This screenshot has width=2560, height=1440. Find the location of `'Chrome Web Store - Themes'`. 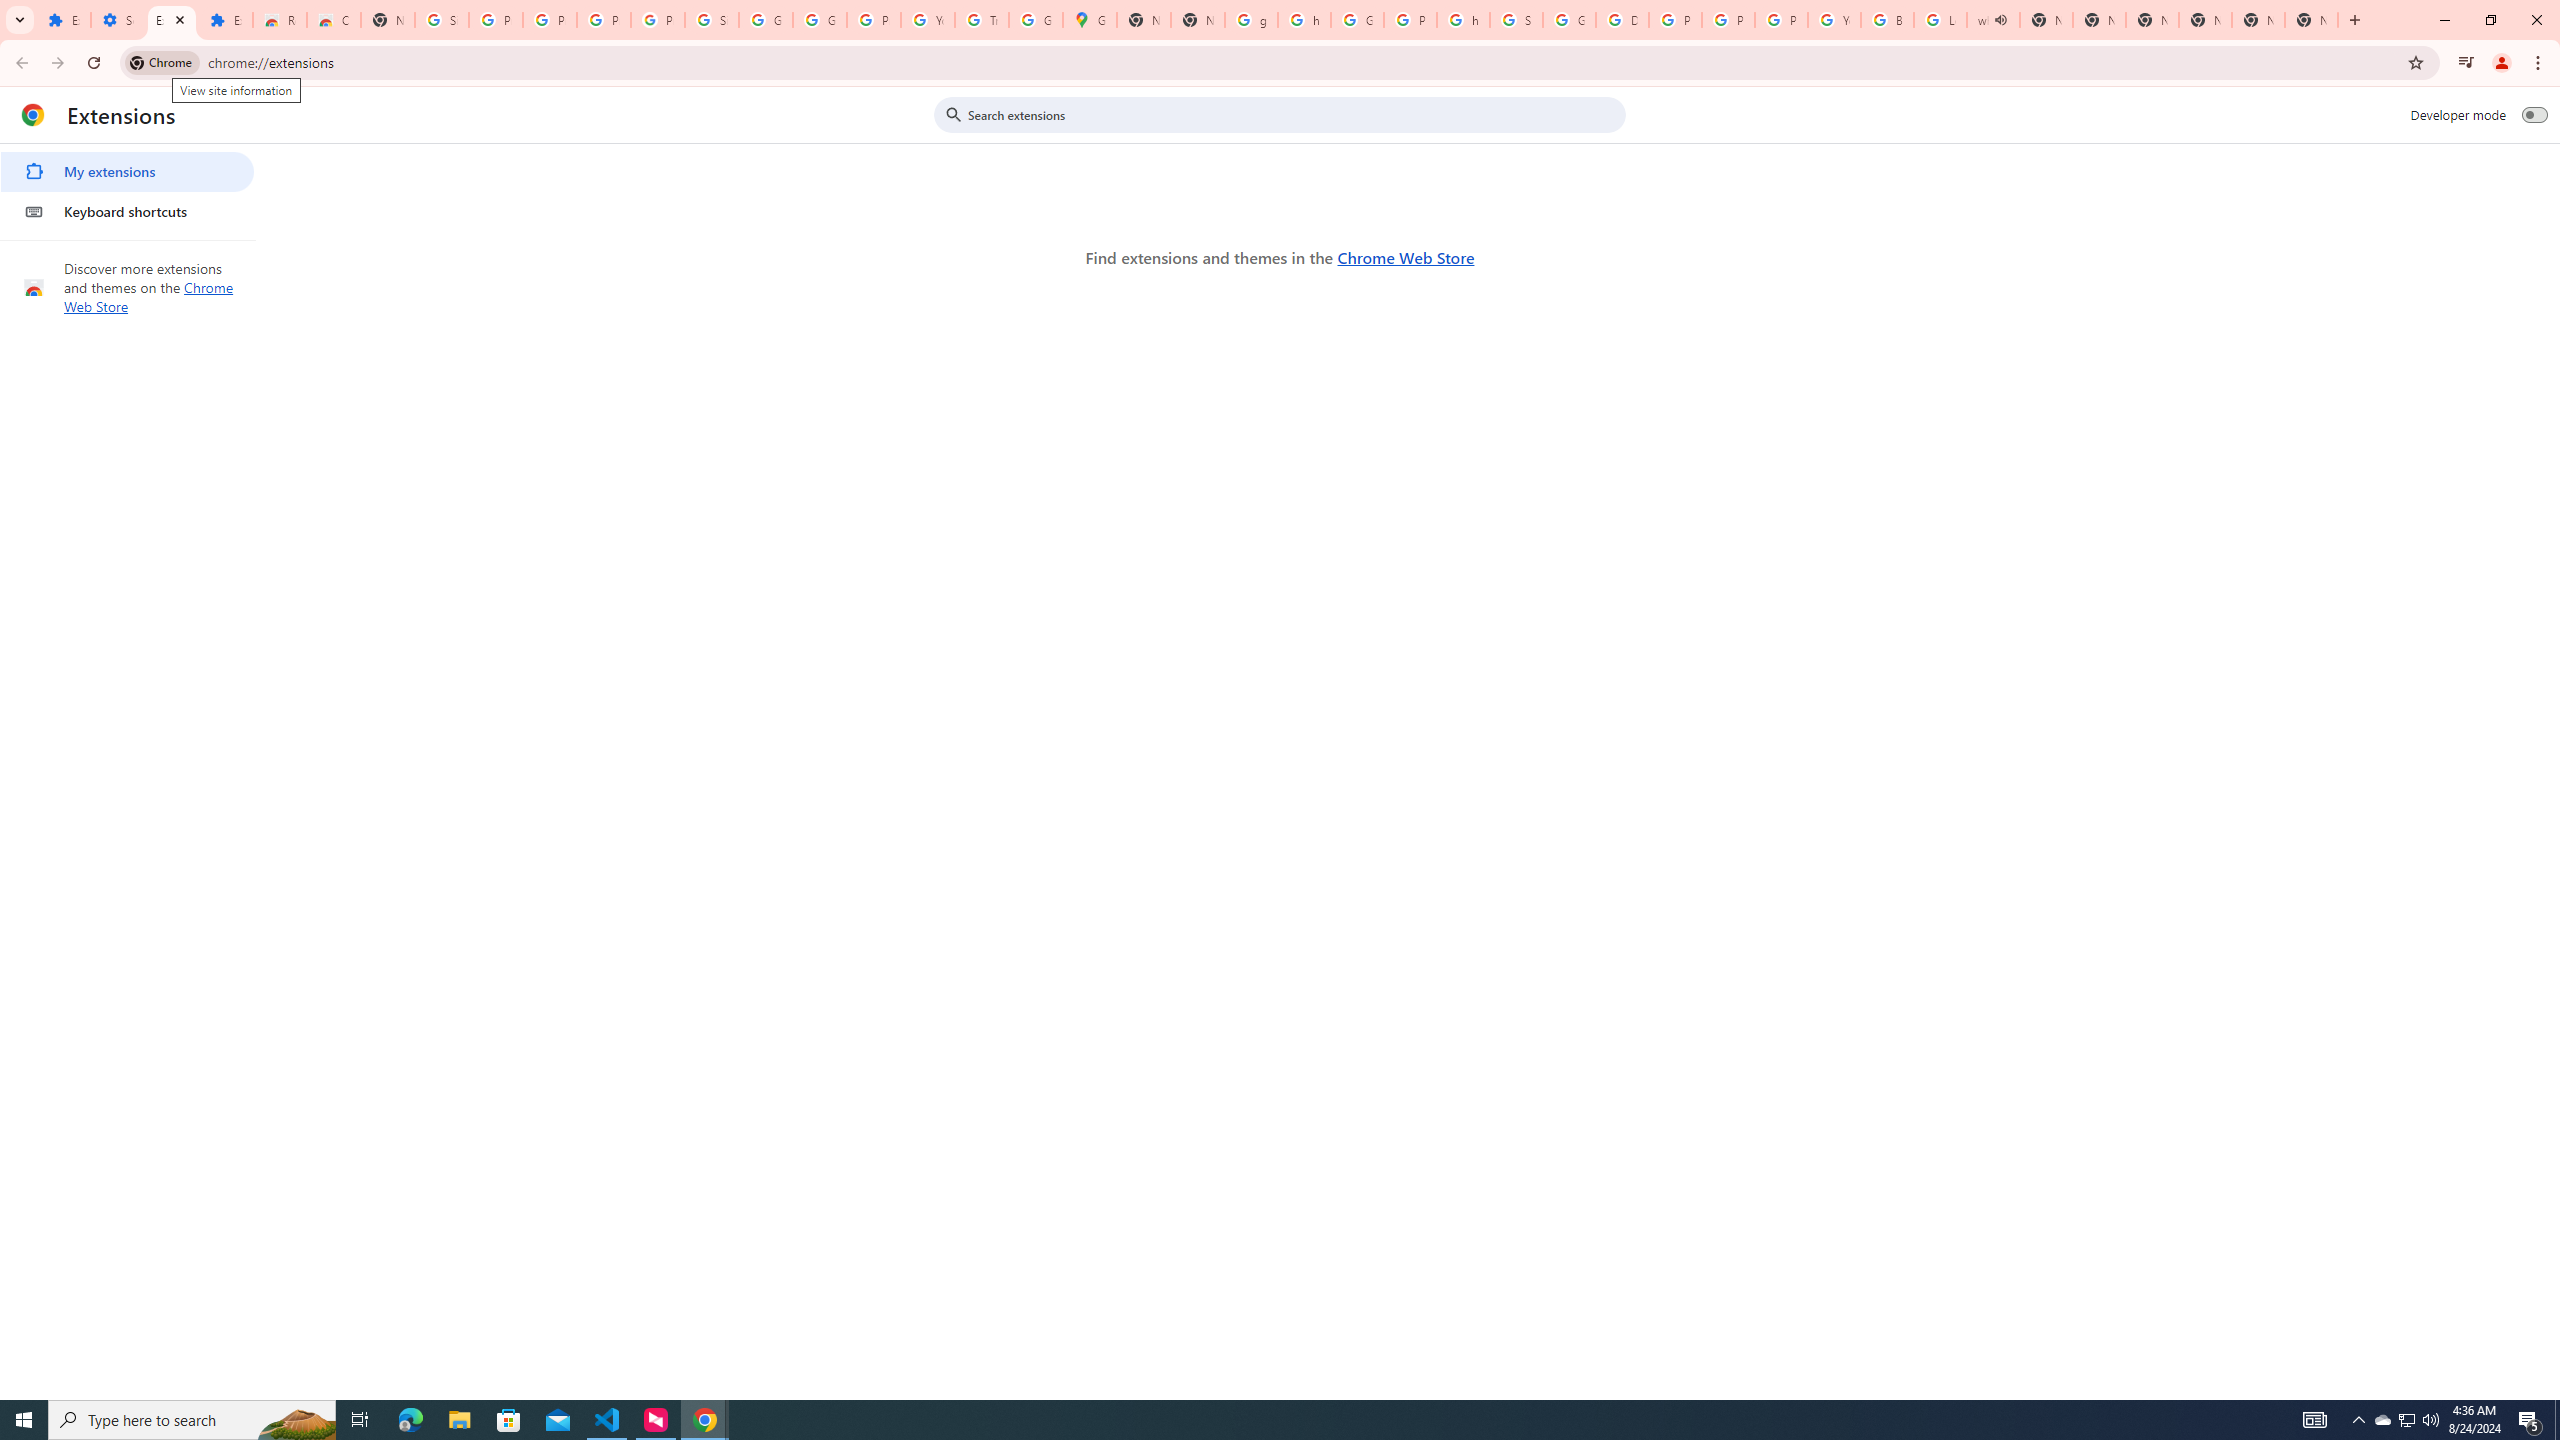

'Chrome Web Store - Themes' is located at coordinates (334, 19).